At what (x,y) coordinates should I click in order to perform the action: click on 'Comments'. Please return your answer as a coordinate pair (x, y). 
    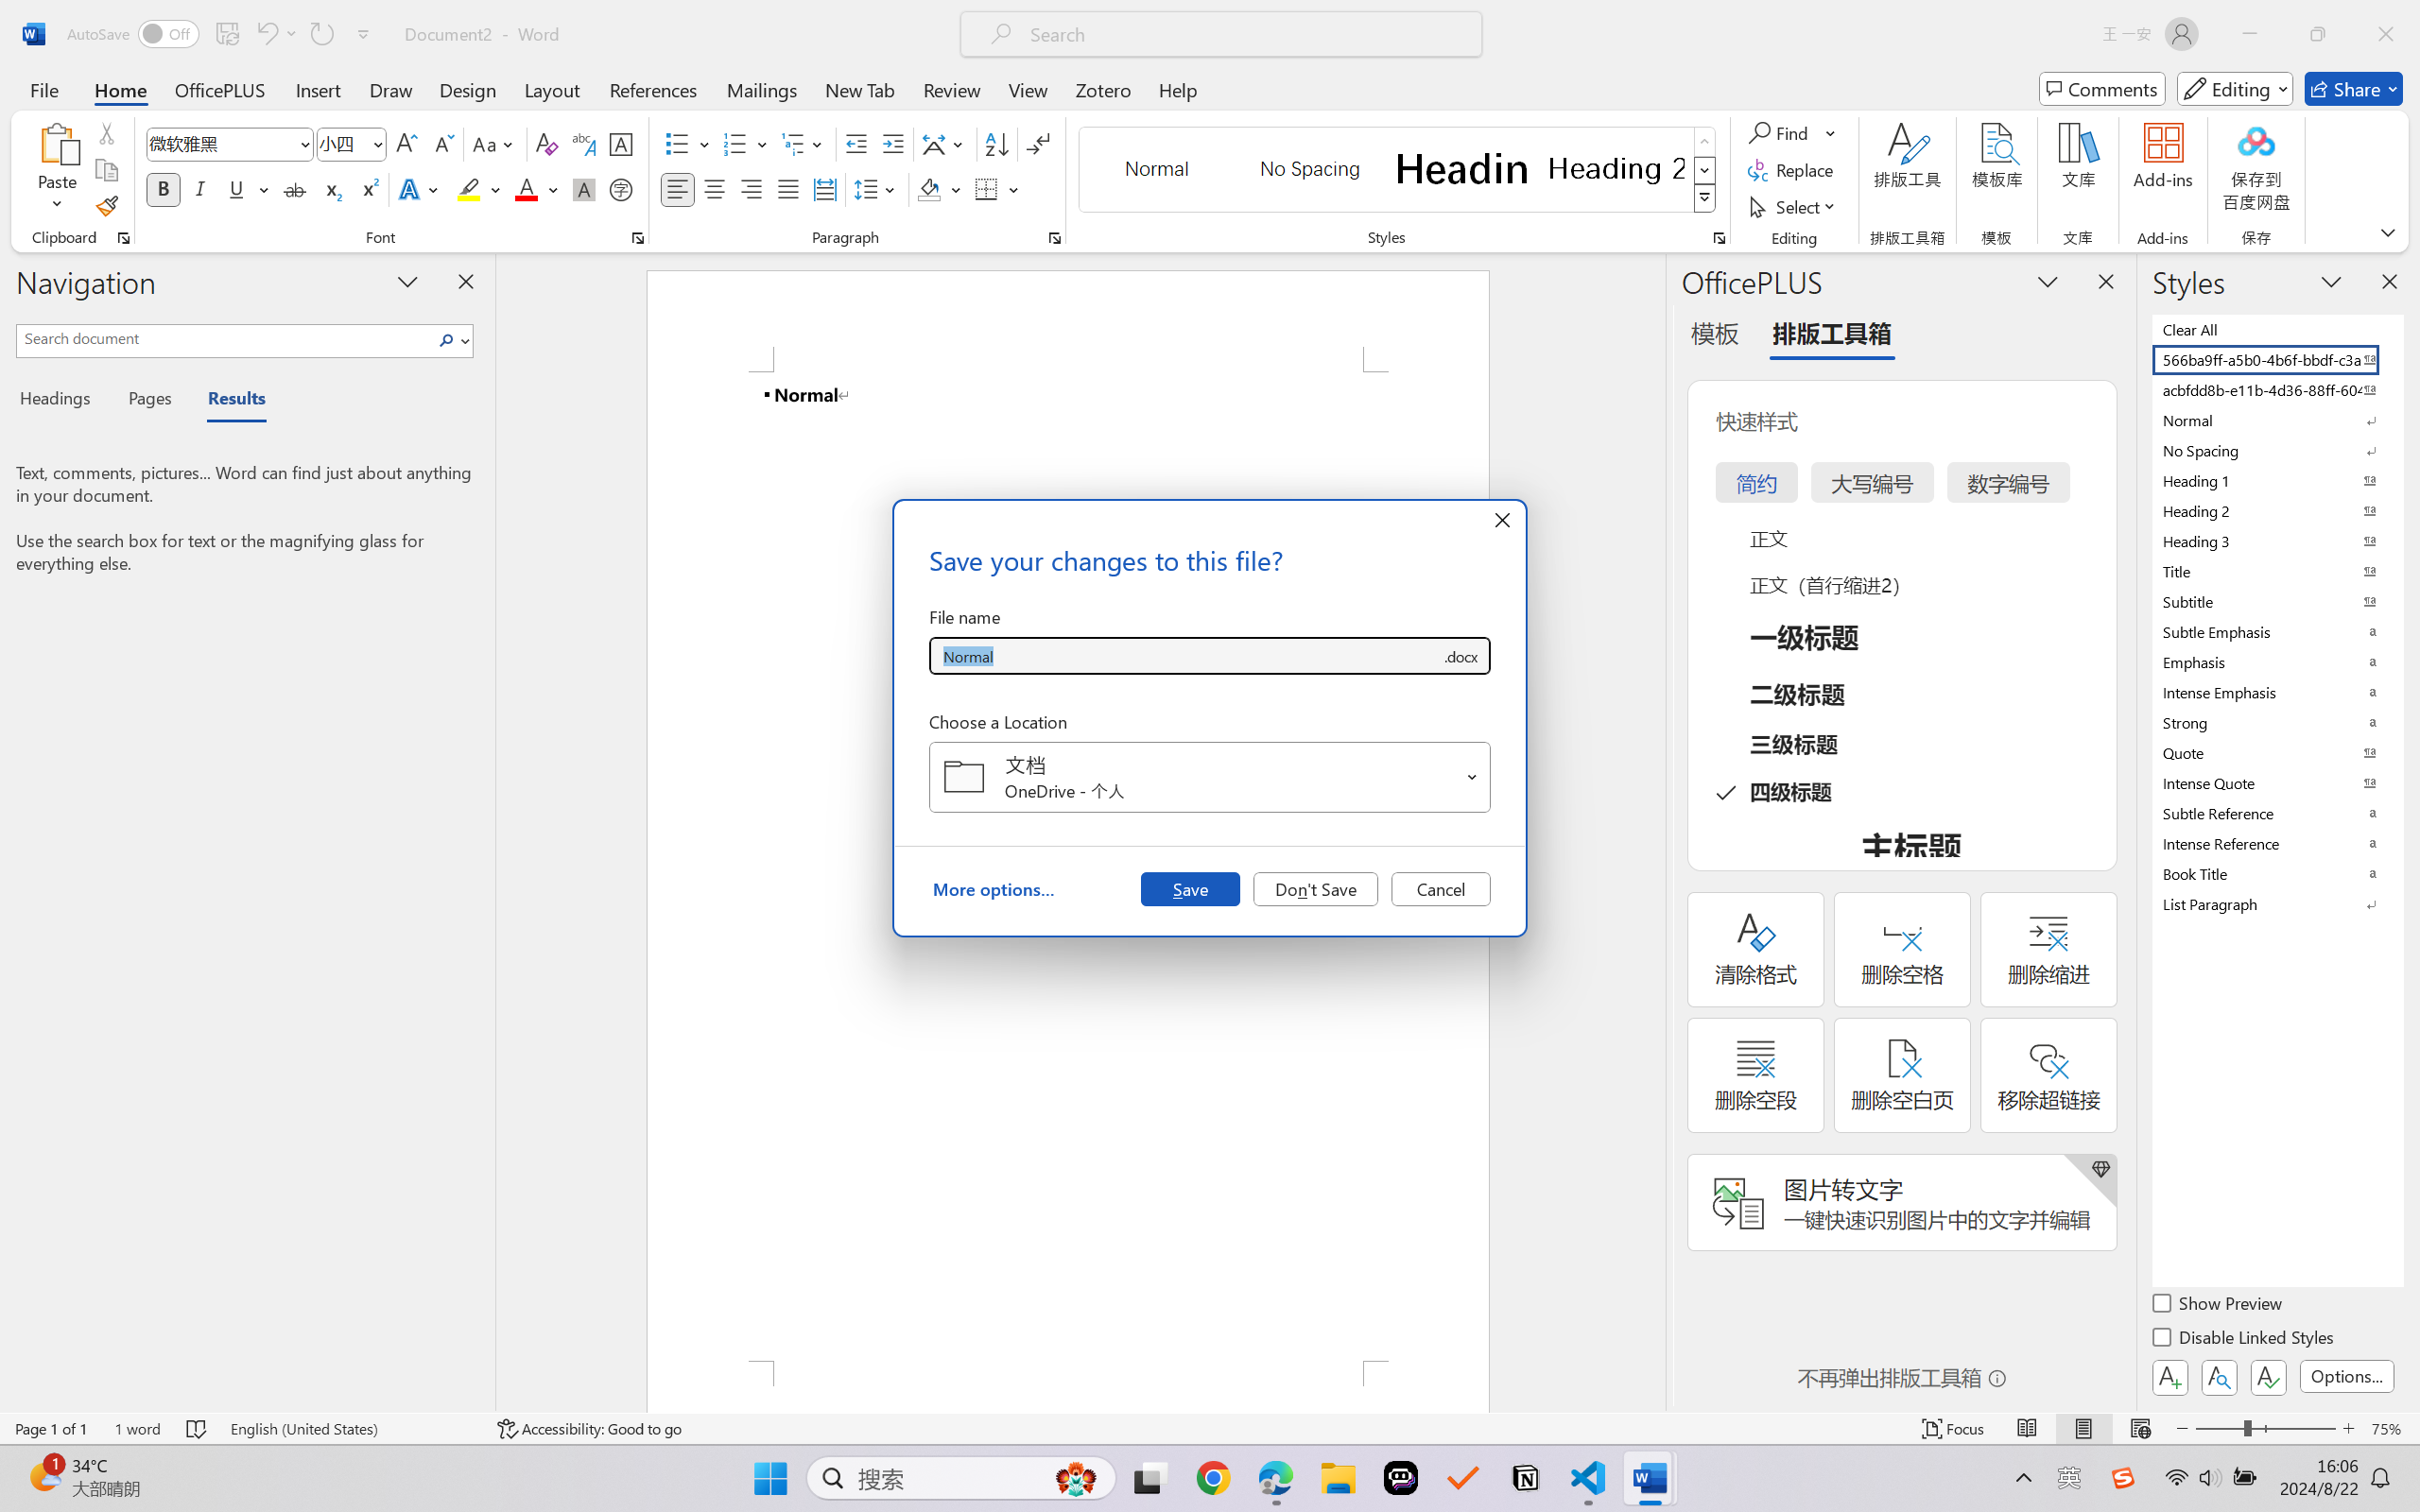
    Looking at the image, I should click on (2102, 88).